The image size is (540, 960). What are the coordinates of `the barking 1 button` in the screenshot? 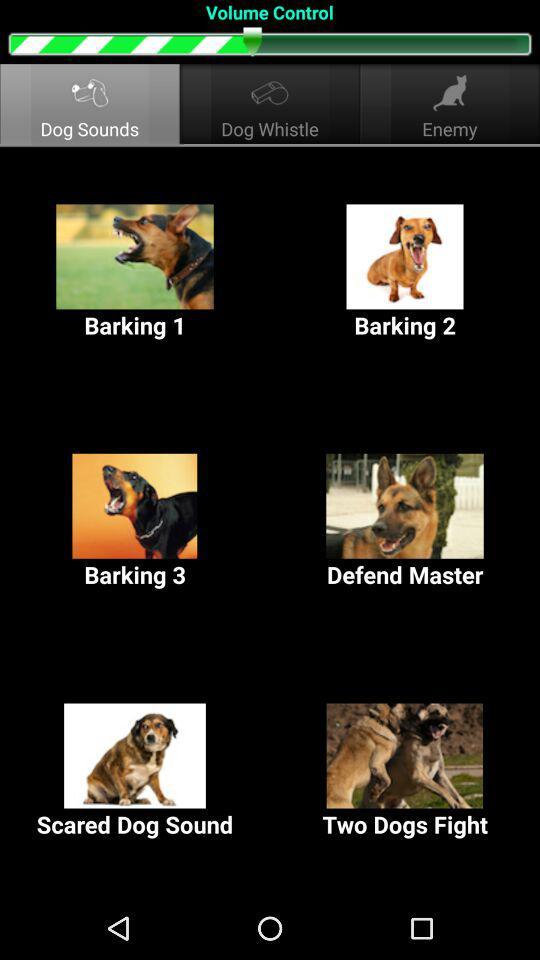 It's located at (135, 271).